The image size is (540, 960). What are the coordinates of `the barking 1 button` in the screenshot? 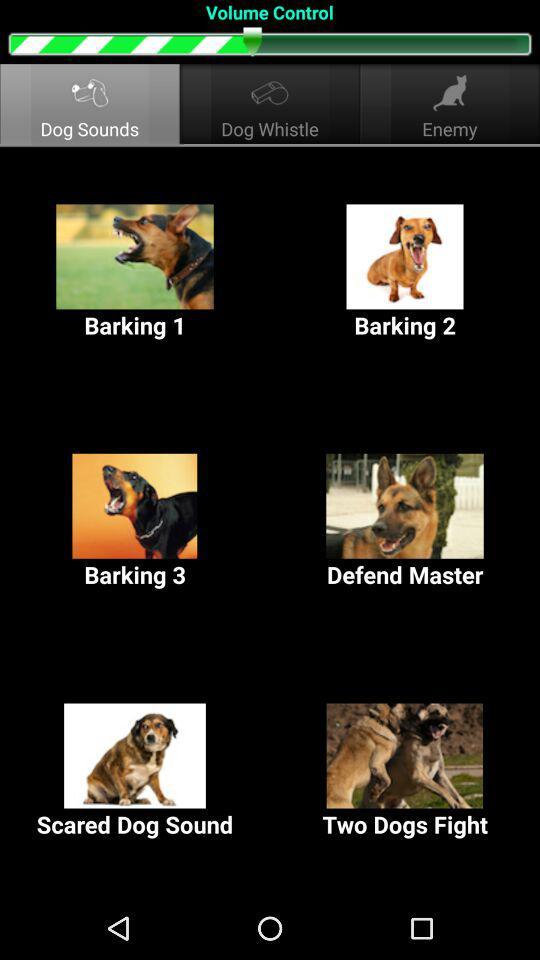 It's located at (135, 271).